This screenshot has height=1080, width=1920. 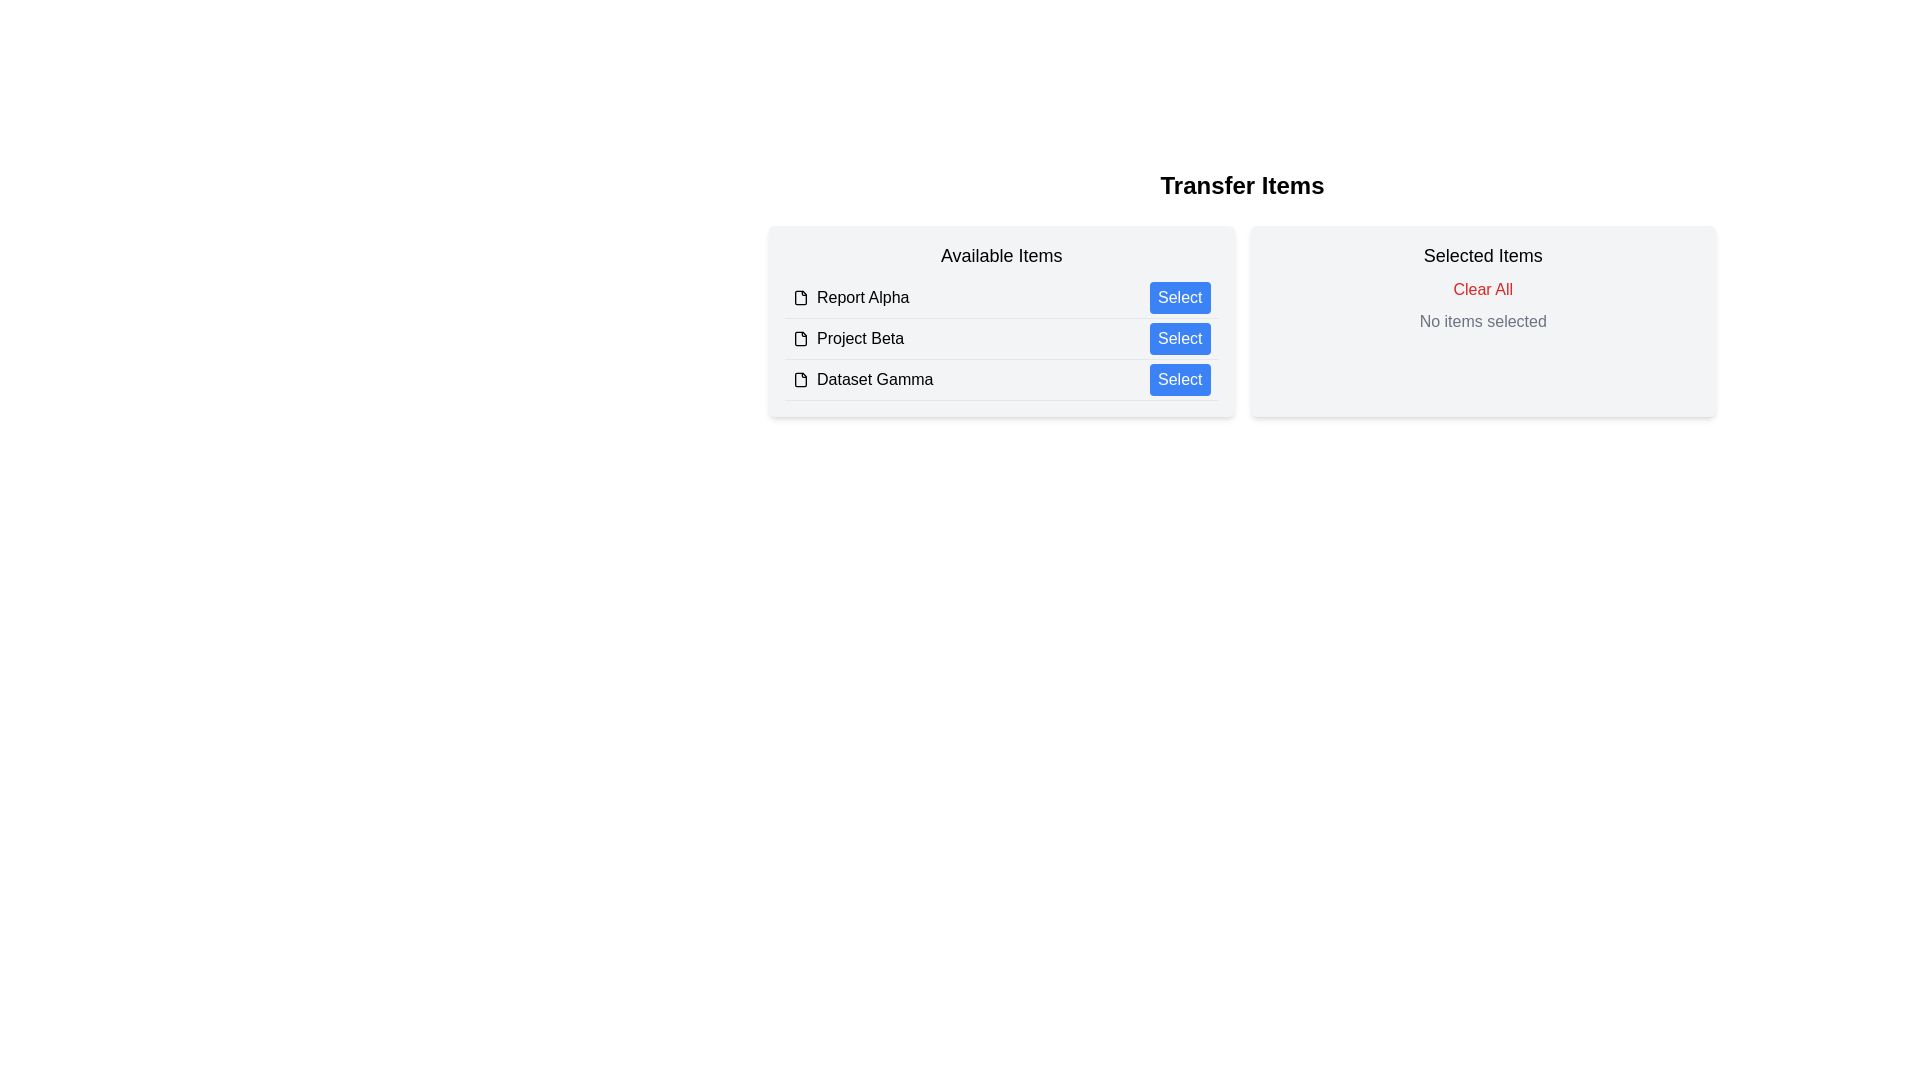 I want to click on the 'Available Items' section, which has a light gray background and contains a title in bold font, along with items and a 'Select' button, so click(x=1001, y=320).